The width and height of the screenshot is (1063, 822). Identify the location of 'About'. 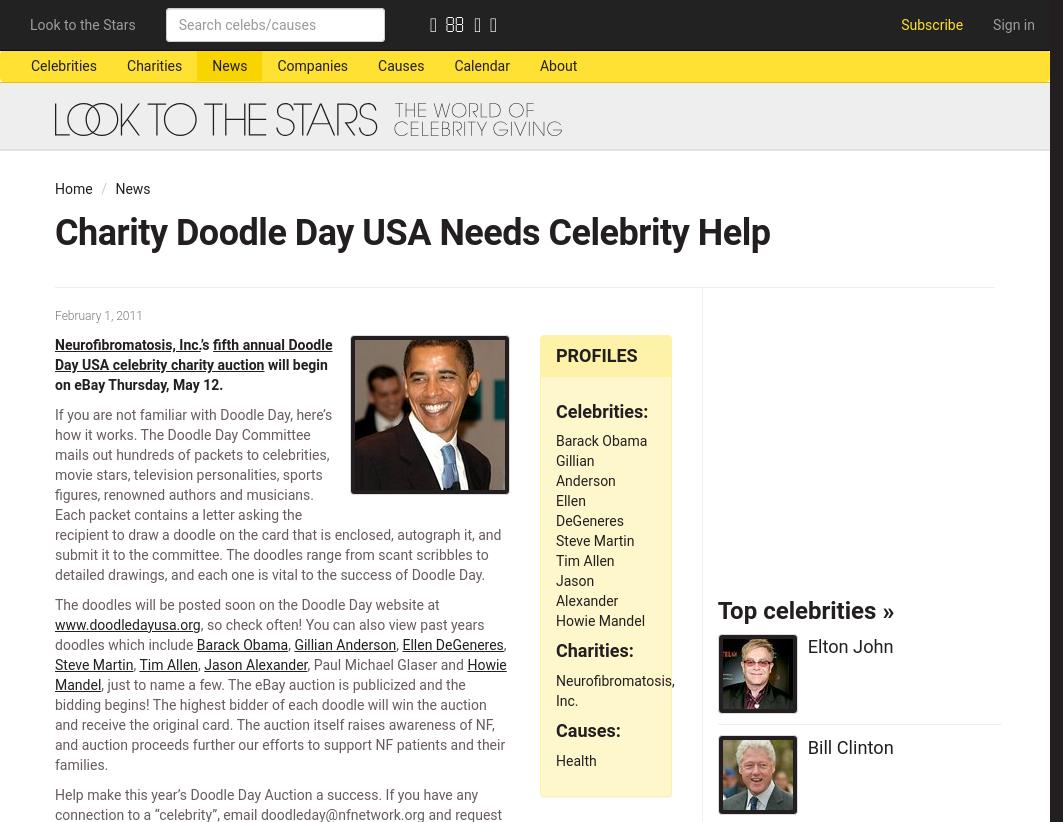
(556, 66).